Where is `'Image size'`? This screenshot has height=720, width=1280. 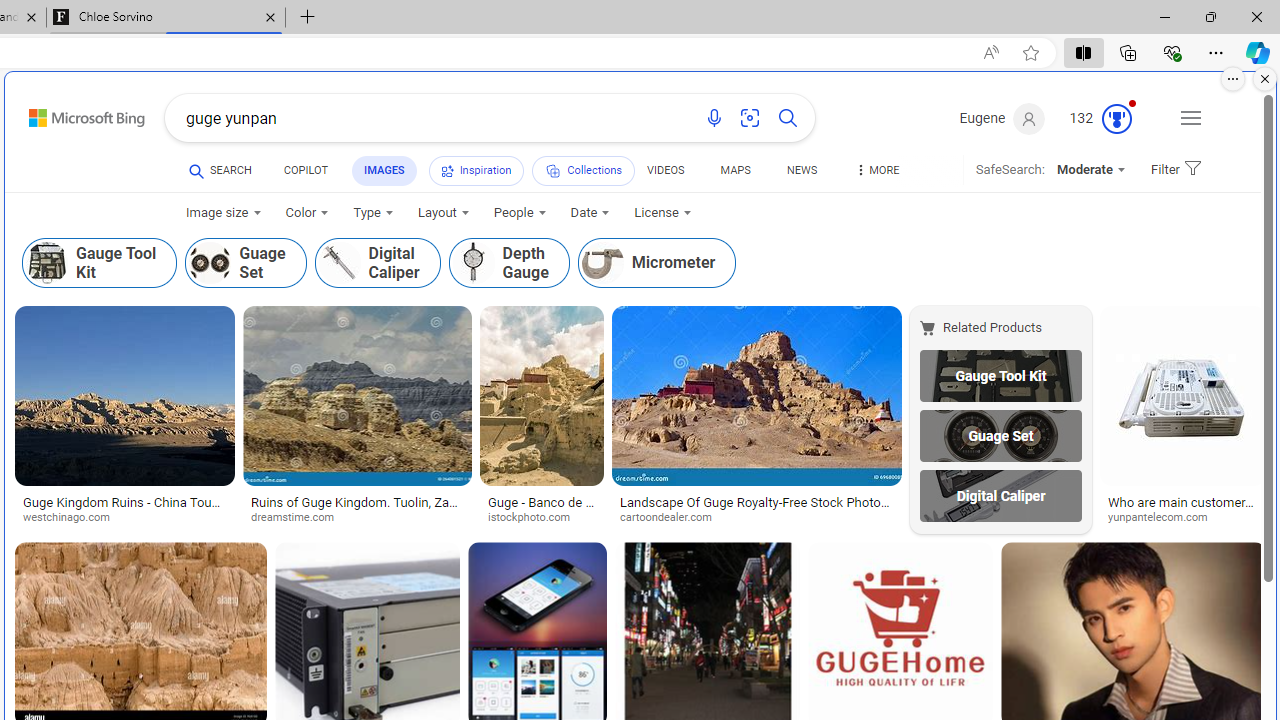 'Image size' is located at coordinates (223, 213).